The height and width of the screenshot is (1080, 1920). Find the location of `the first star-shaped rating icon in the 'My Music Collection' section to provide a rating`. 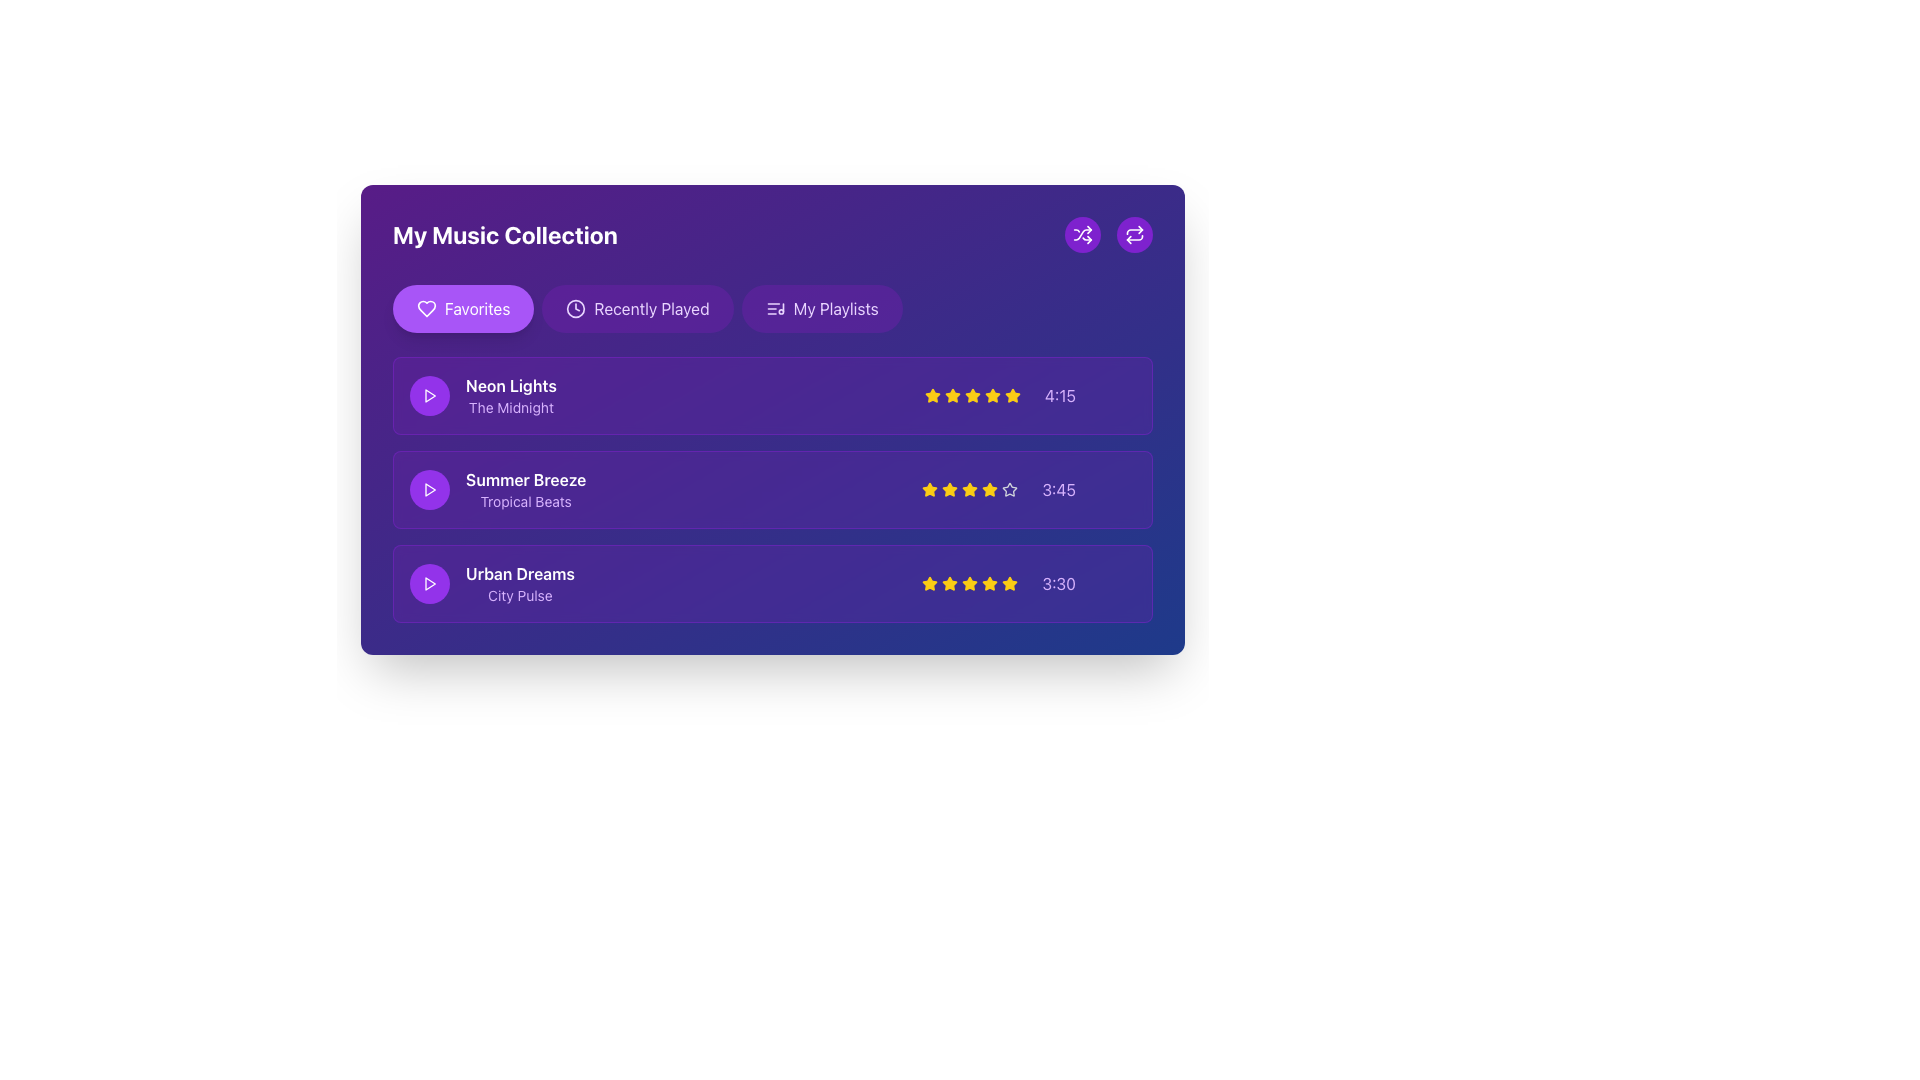

the first star-shaped rating icon in the 'My Music Collection' section to provide a rating is located at coordinates (1012, 395).